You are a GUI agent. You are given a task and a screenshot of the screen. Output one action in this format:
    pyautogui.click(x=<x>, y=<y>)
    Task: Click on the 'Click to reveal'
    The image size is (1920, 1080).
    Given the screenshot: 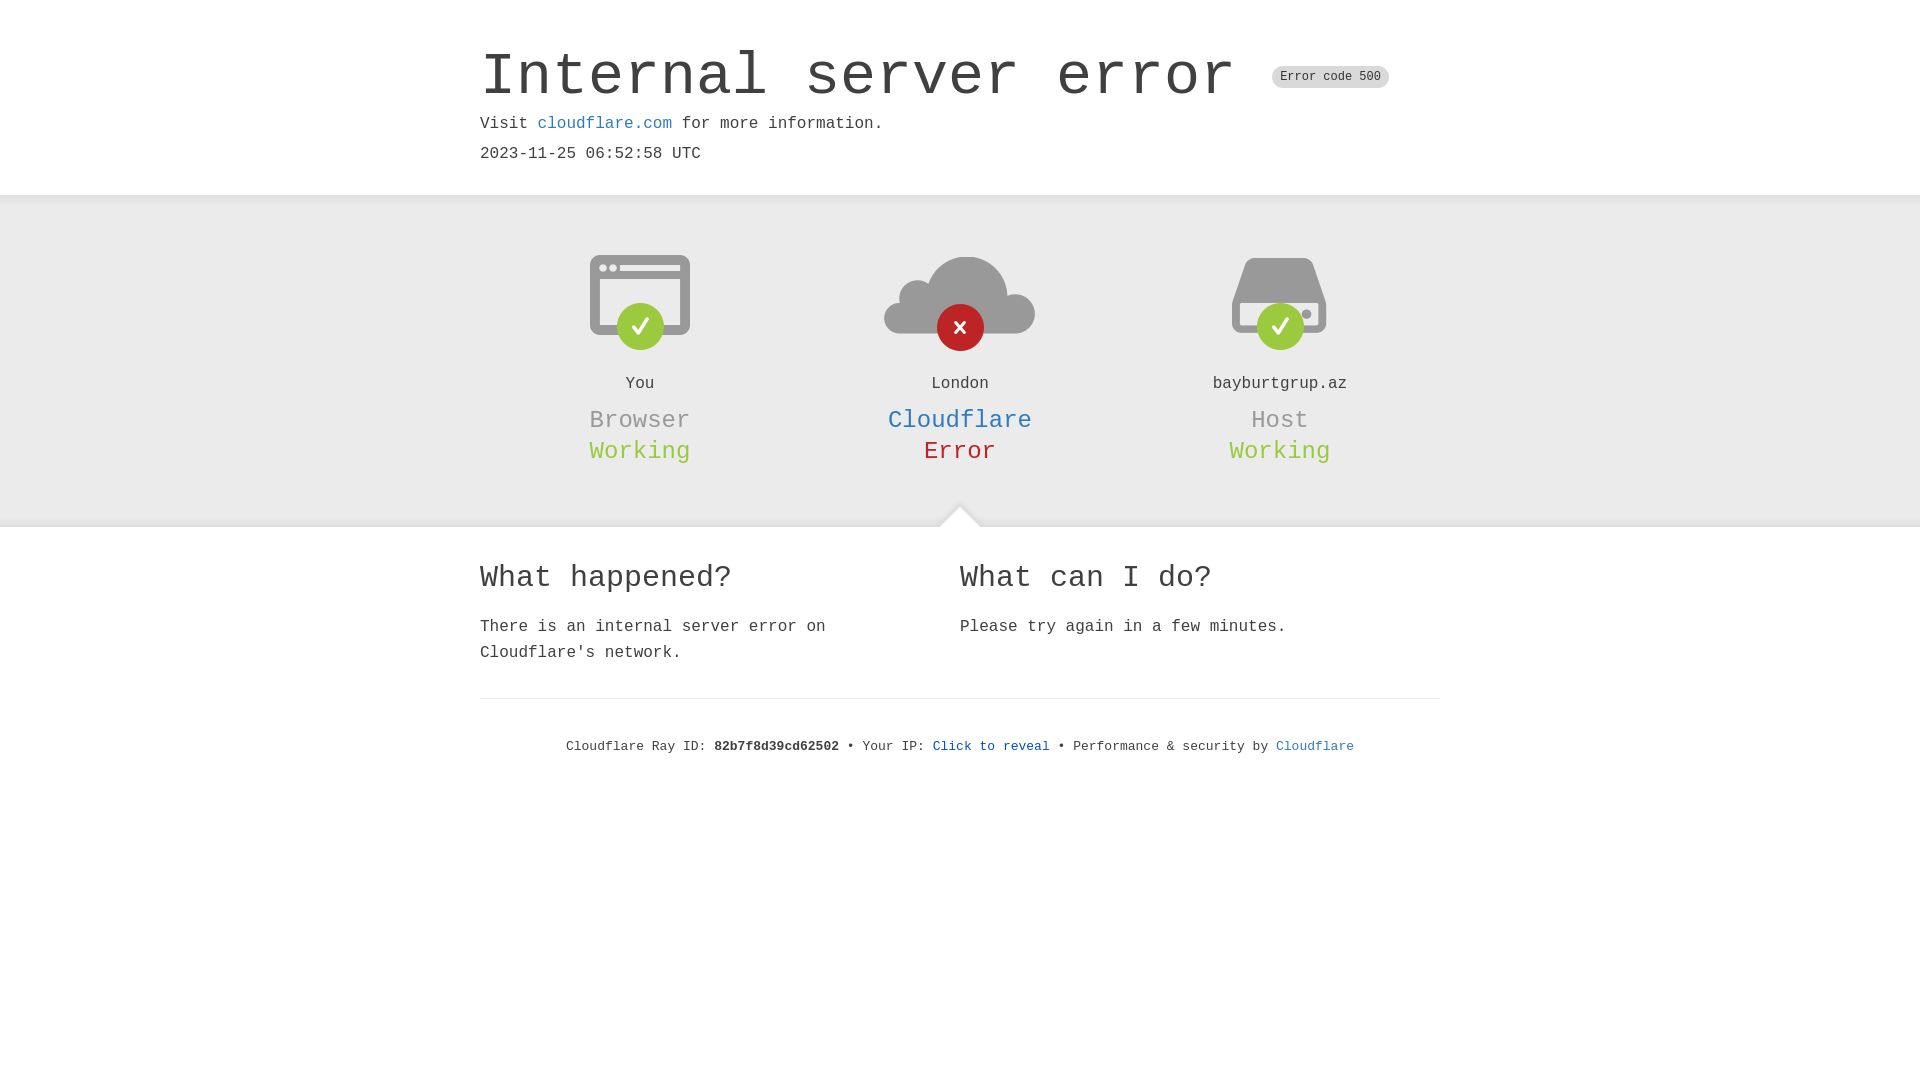 What is the action you would take?
    pyautogui.click(x=991, y=746)
    